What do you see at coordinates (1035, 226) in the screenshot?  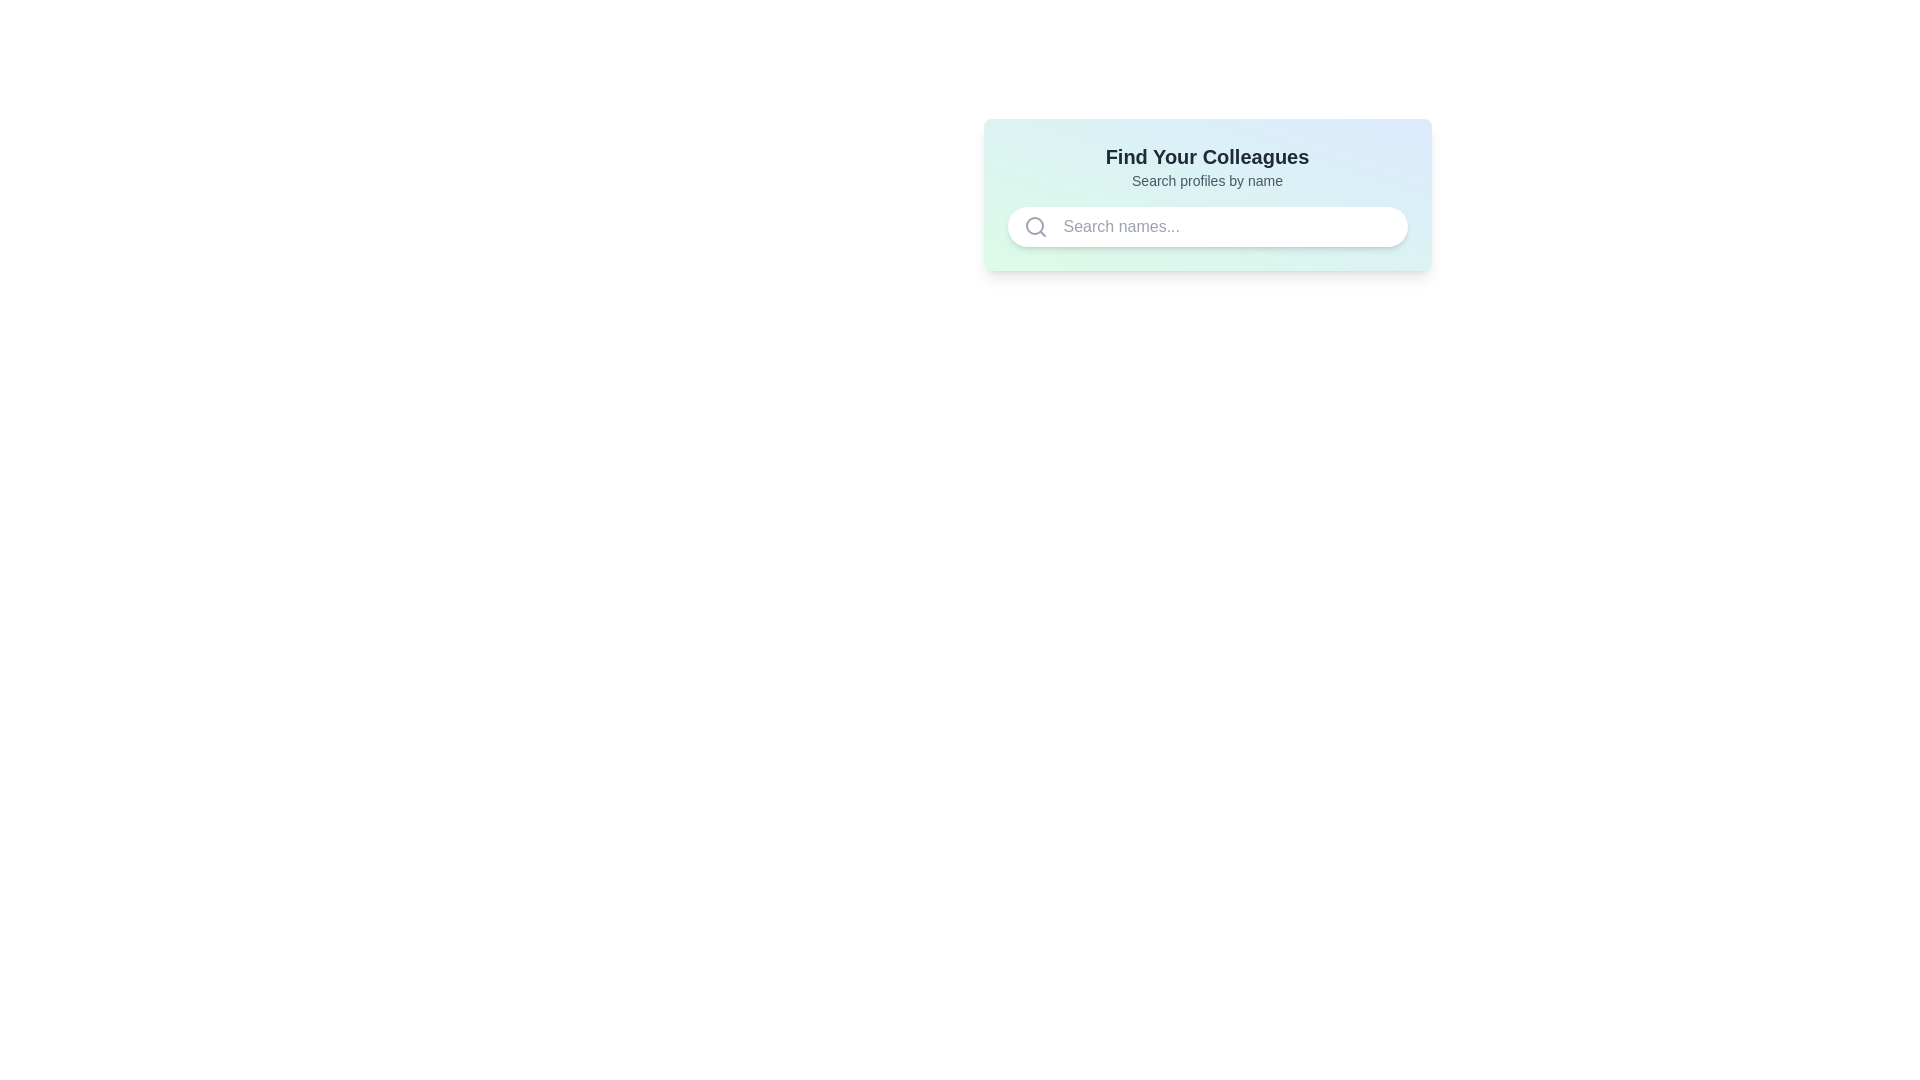 I see `the magnifying glass icon located at the left edge of the search bar inside the card-like interface with the header 'Find Your Colleagues'` at bounding box center [1035, 226].